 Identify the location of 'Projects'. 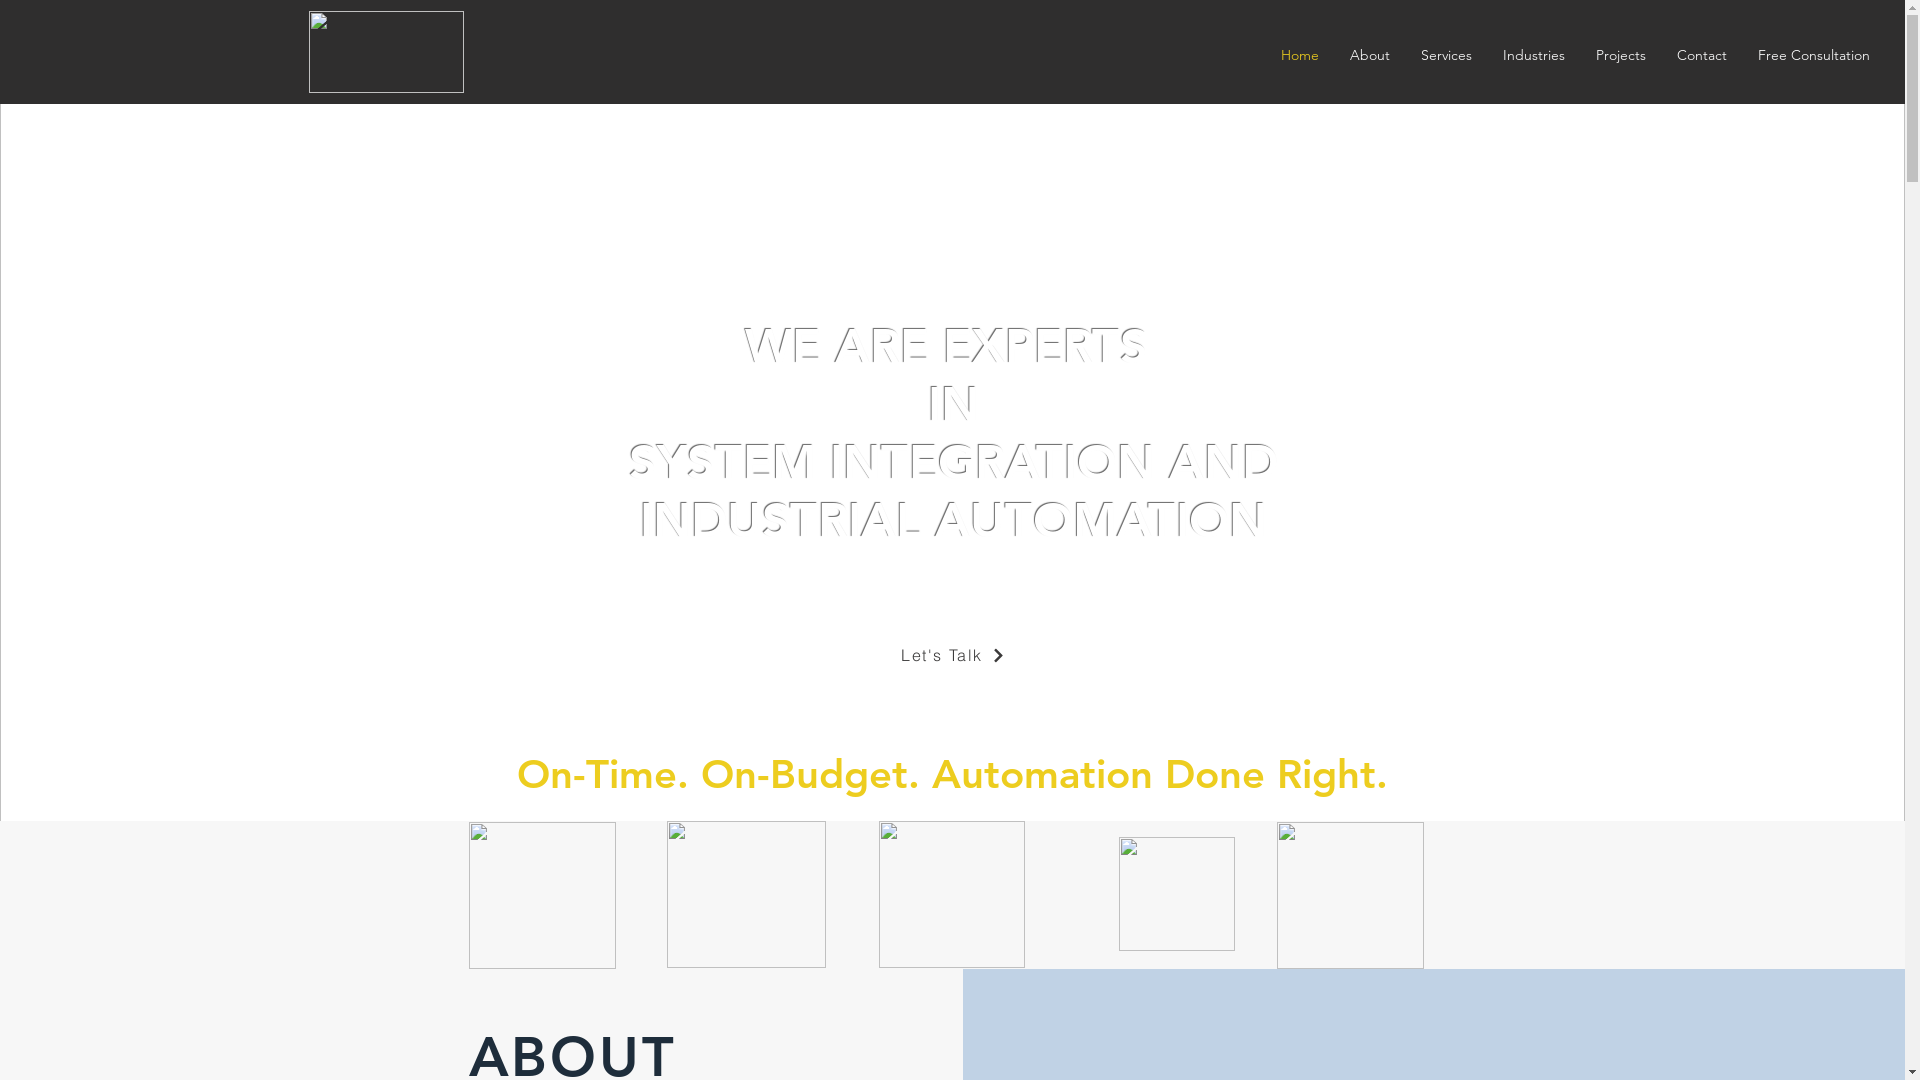
(1578, 54).